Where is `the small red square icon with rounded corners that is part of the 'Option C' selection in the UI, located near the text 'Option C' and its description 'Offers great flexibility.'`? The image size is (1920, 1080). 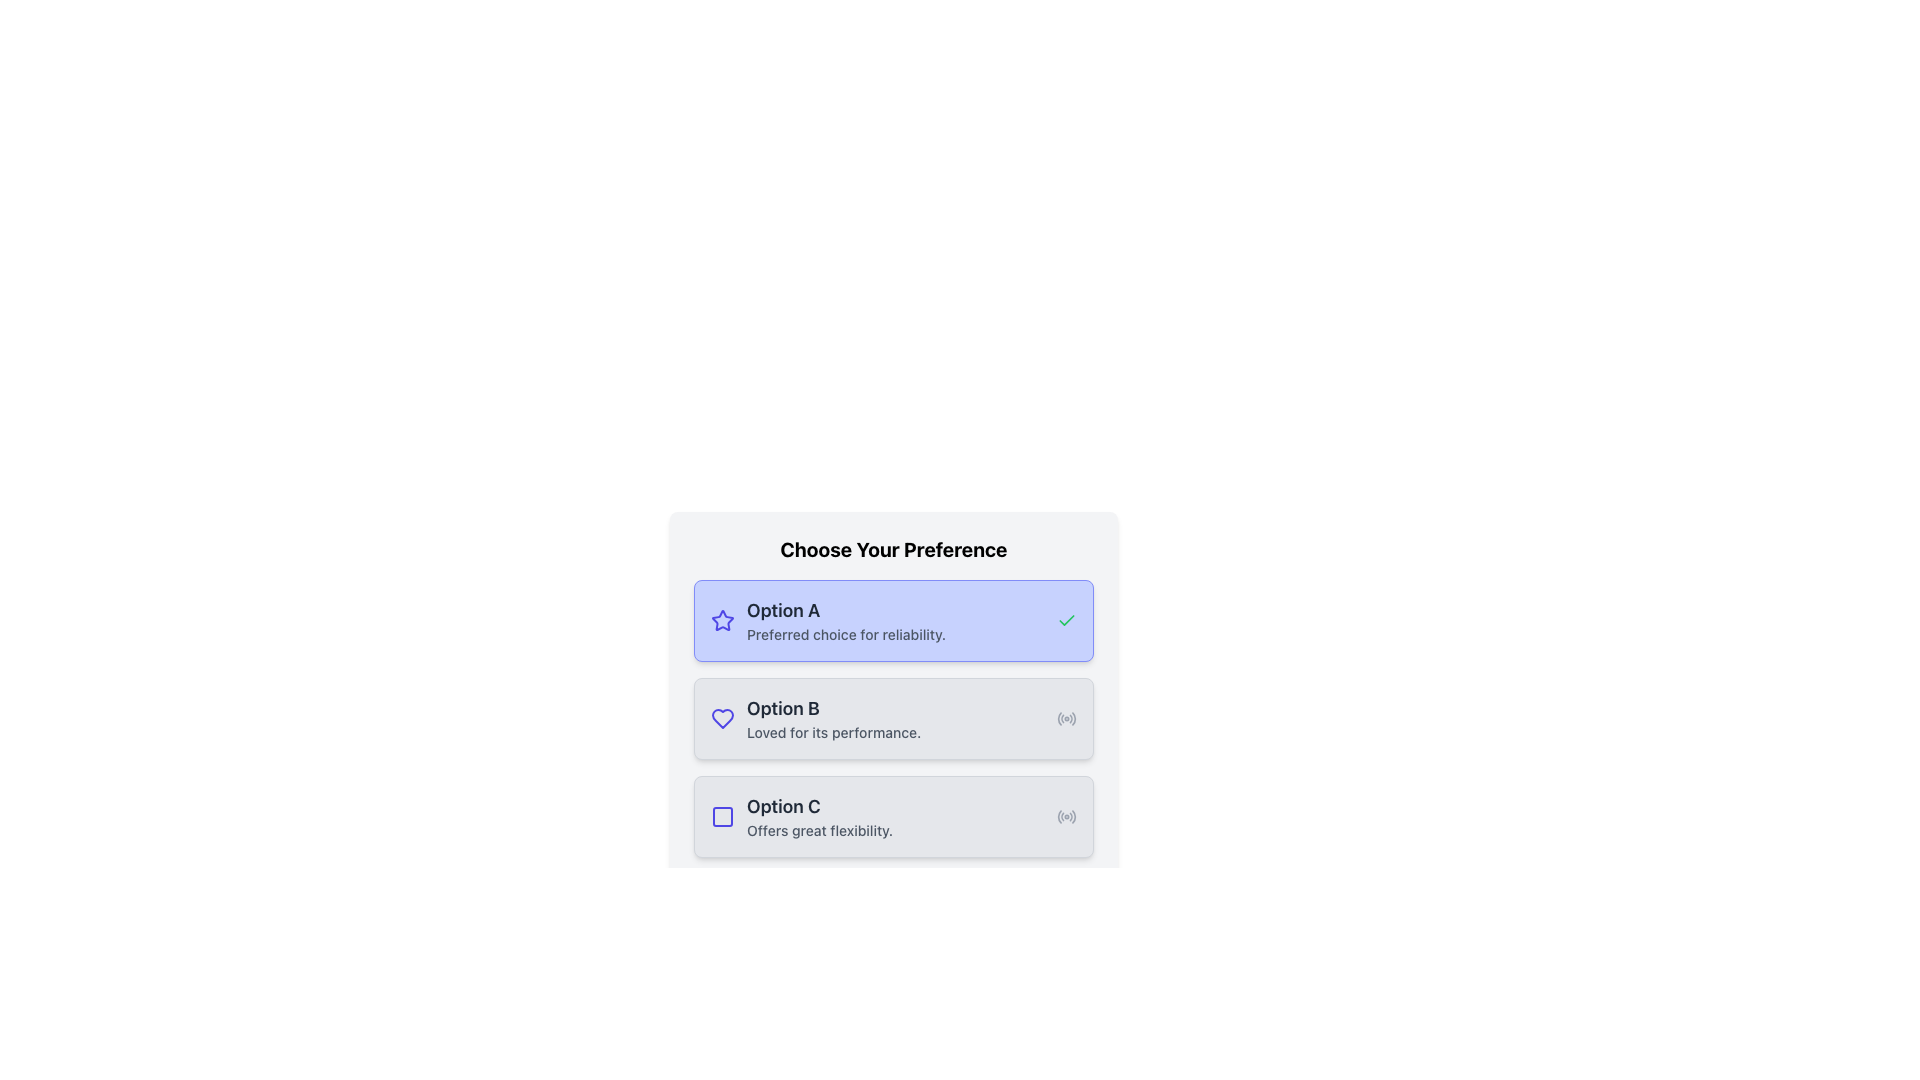 the small red square icon with rounded corners that is part of the 'Option C' selection in the UI, located near the text 'Option C' and its description 'Offers great flexibility.' is located at coordinates (722, 817).